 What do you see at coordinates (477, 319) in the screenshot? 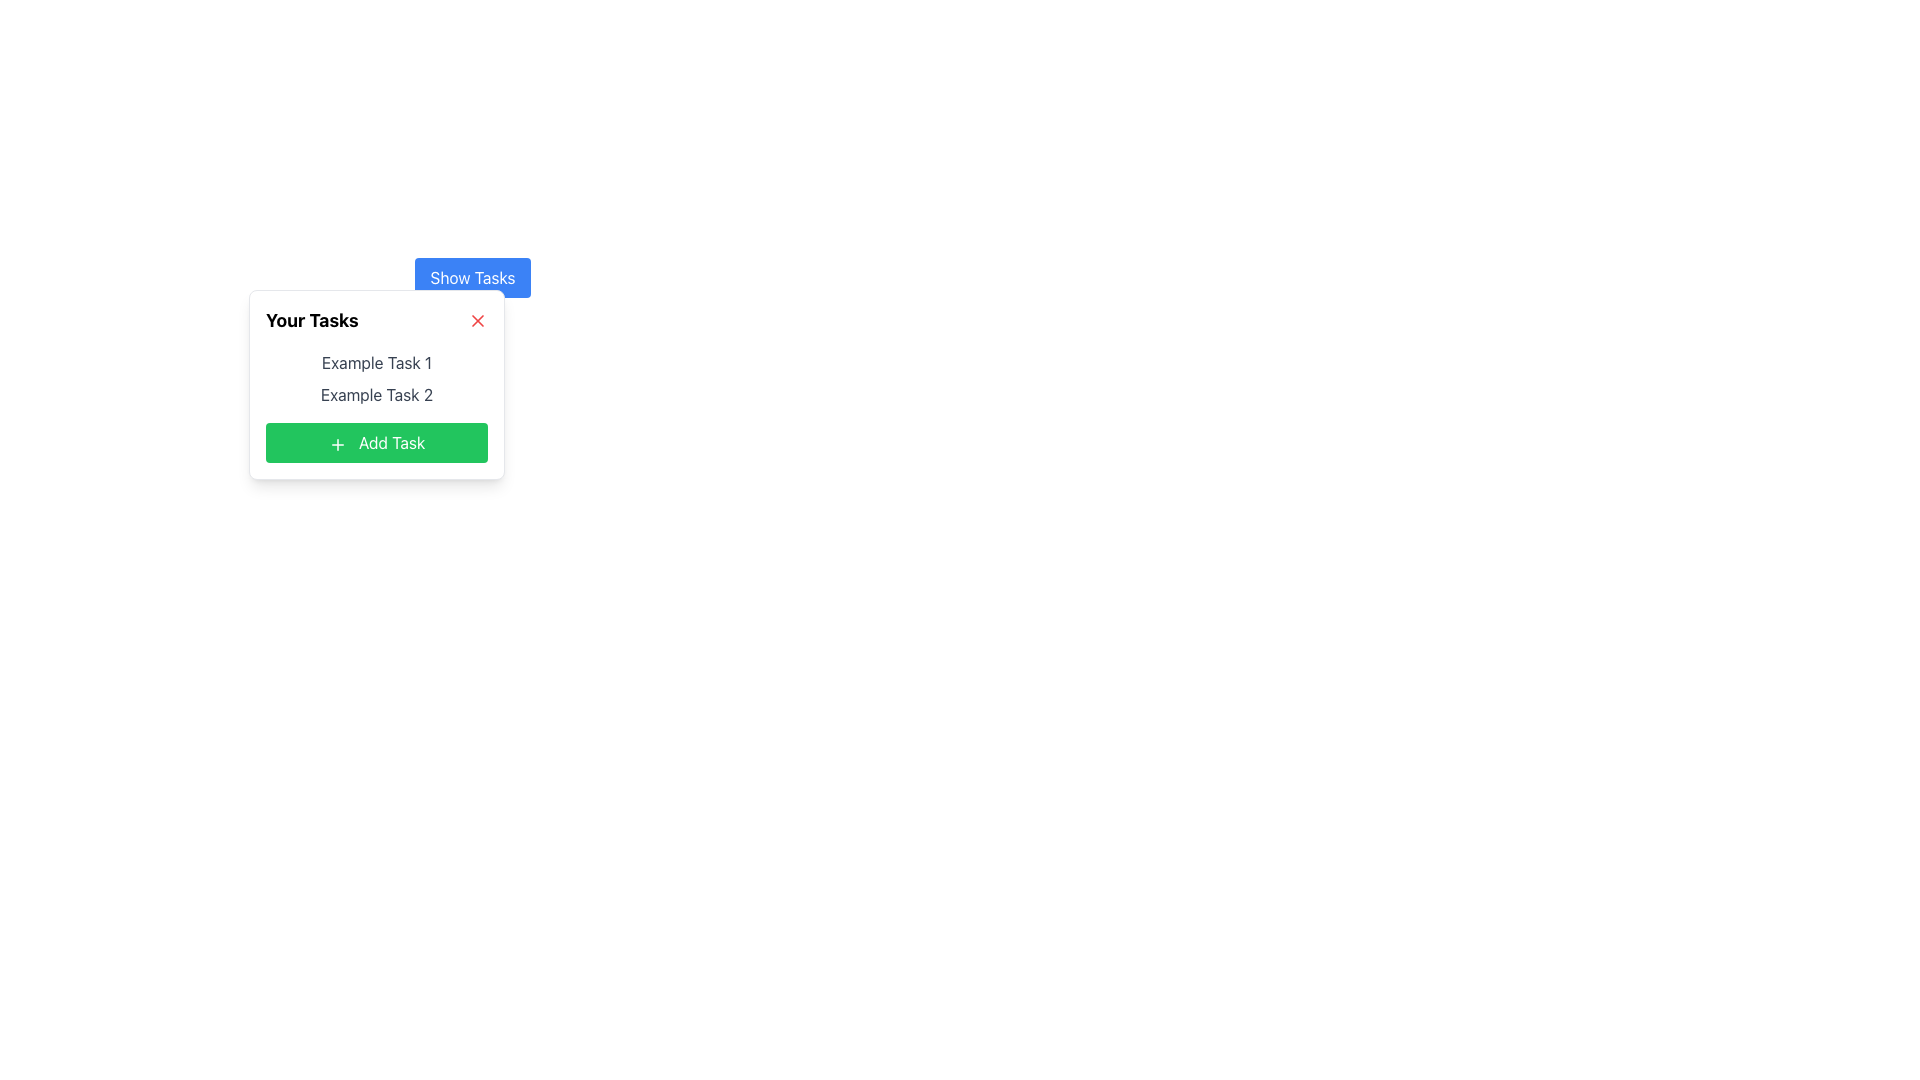
I see `the close button located in the top-right corner of the 'Your Tasks' panel for feedback` at bounding box center [477, 319].